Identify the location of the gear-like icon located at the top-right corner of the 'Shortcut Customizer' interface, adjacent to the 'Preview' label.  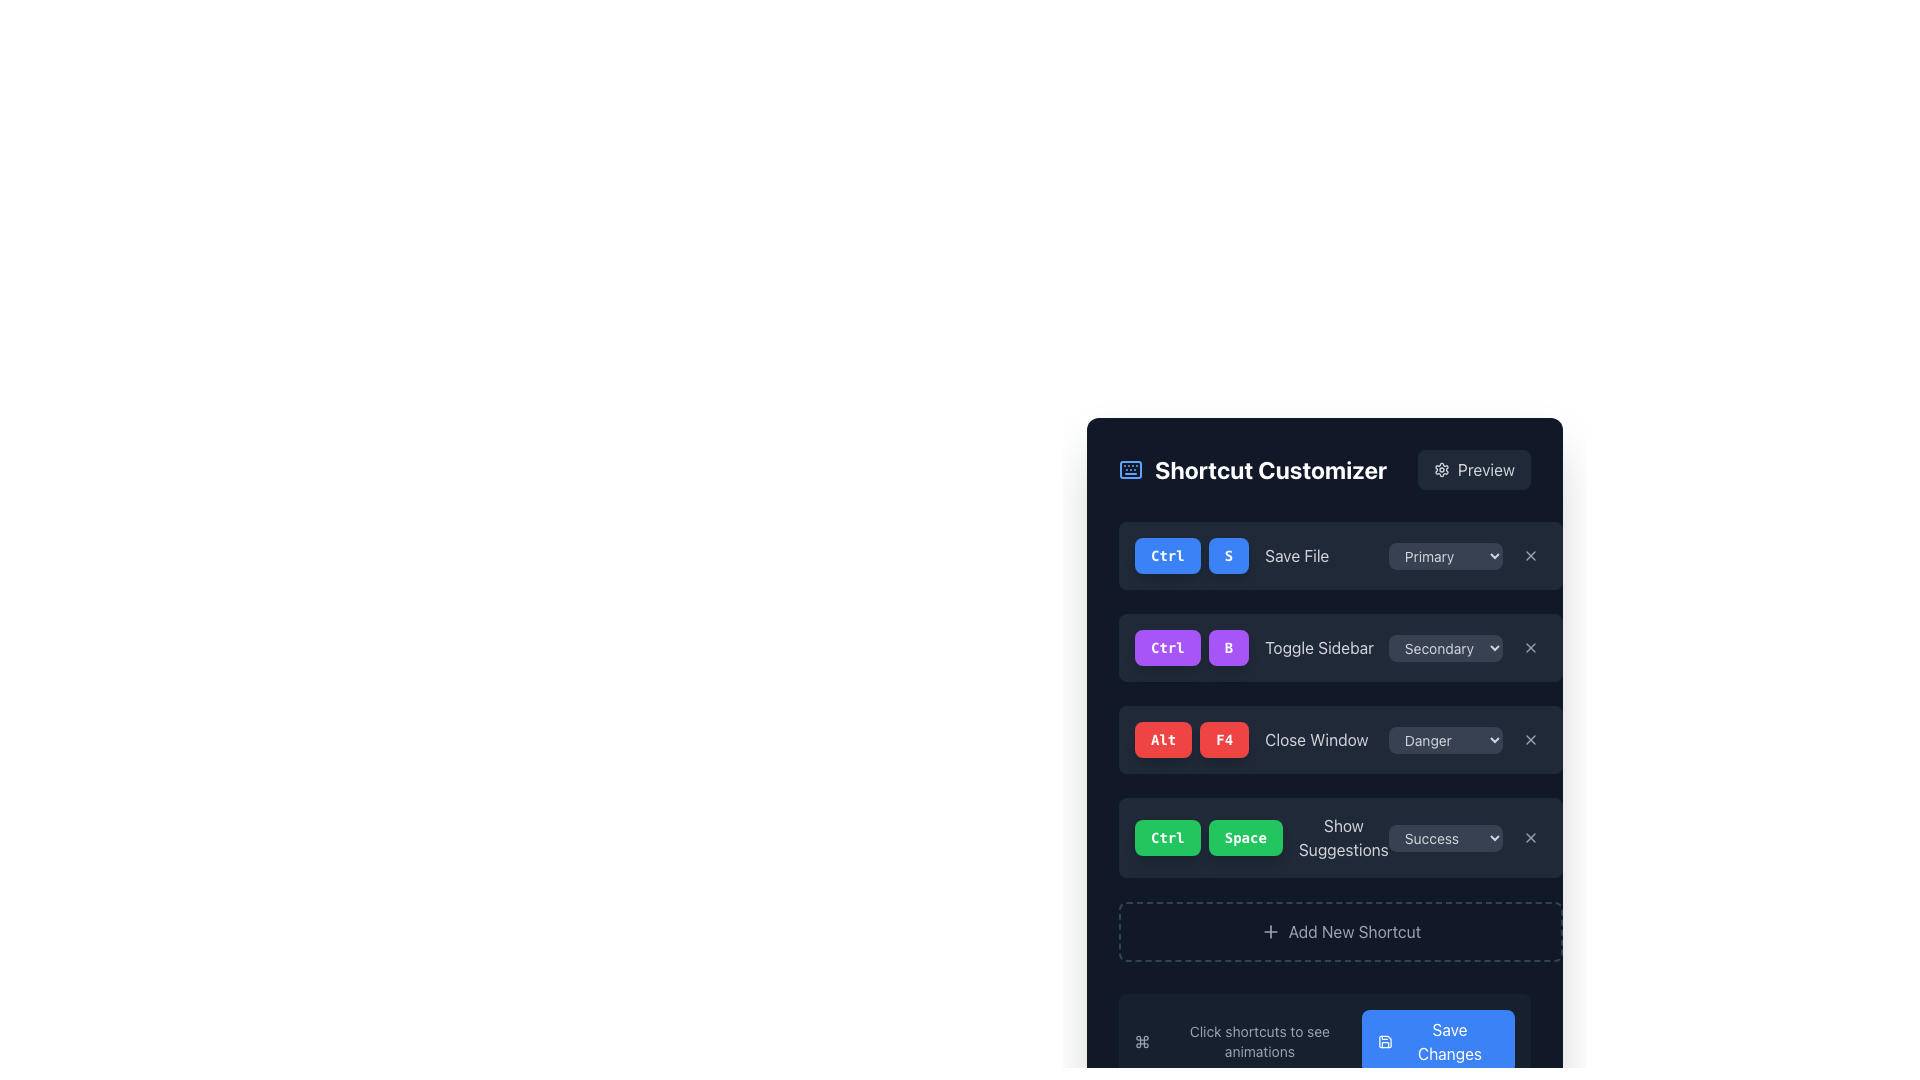
(1442, 470).